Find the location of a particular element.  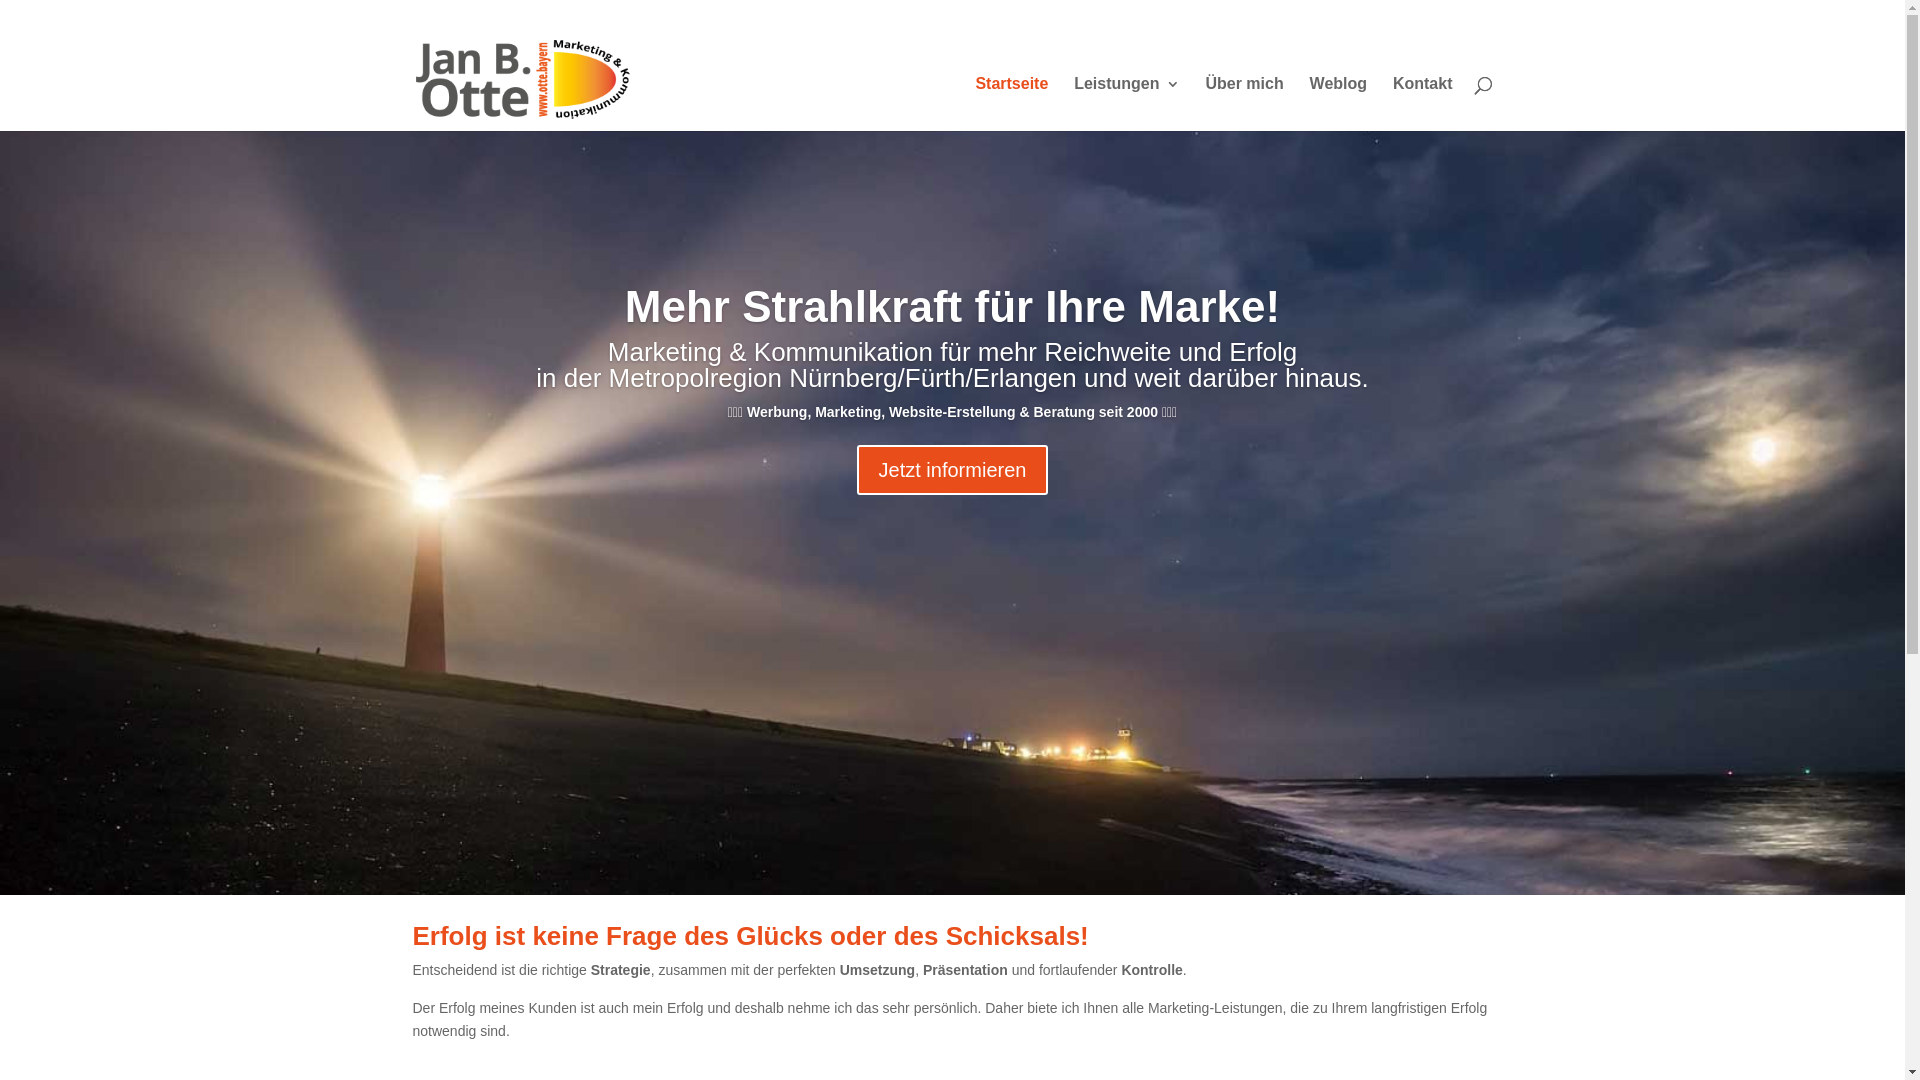

'Weblog' is located at coordinates (1338, 104).